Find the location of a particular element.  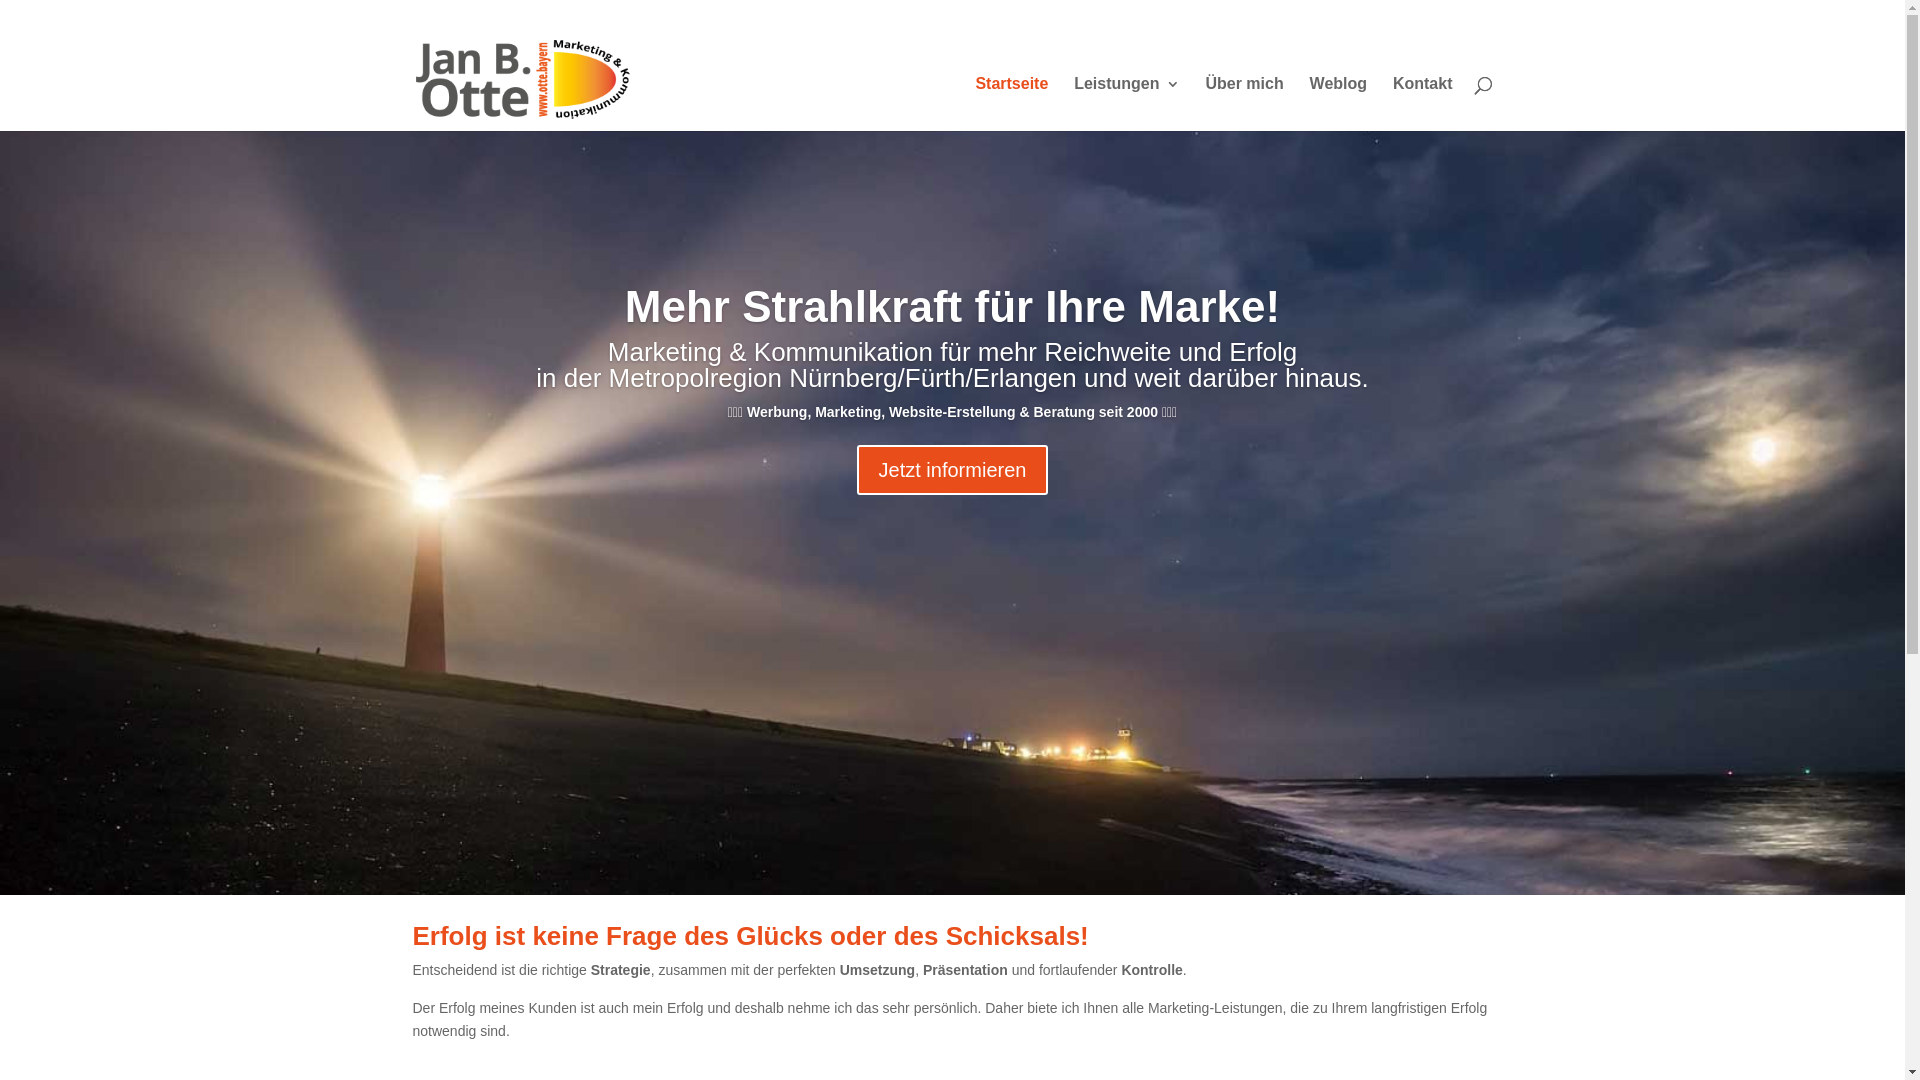

'Weblog' is located at coordinates (1338, 104).